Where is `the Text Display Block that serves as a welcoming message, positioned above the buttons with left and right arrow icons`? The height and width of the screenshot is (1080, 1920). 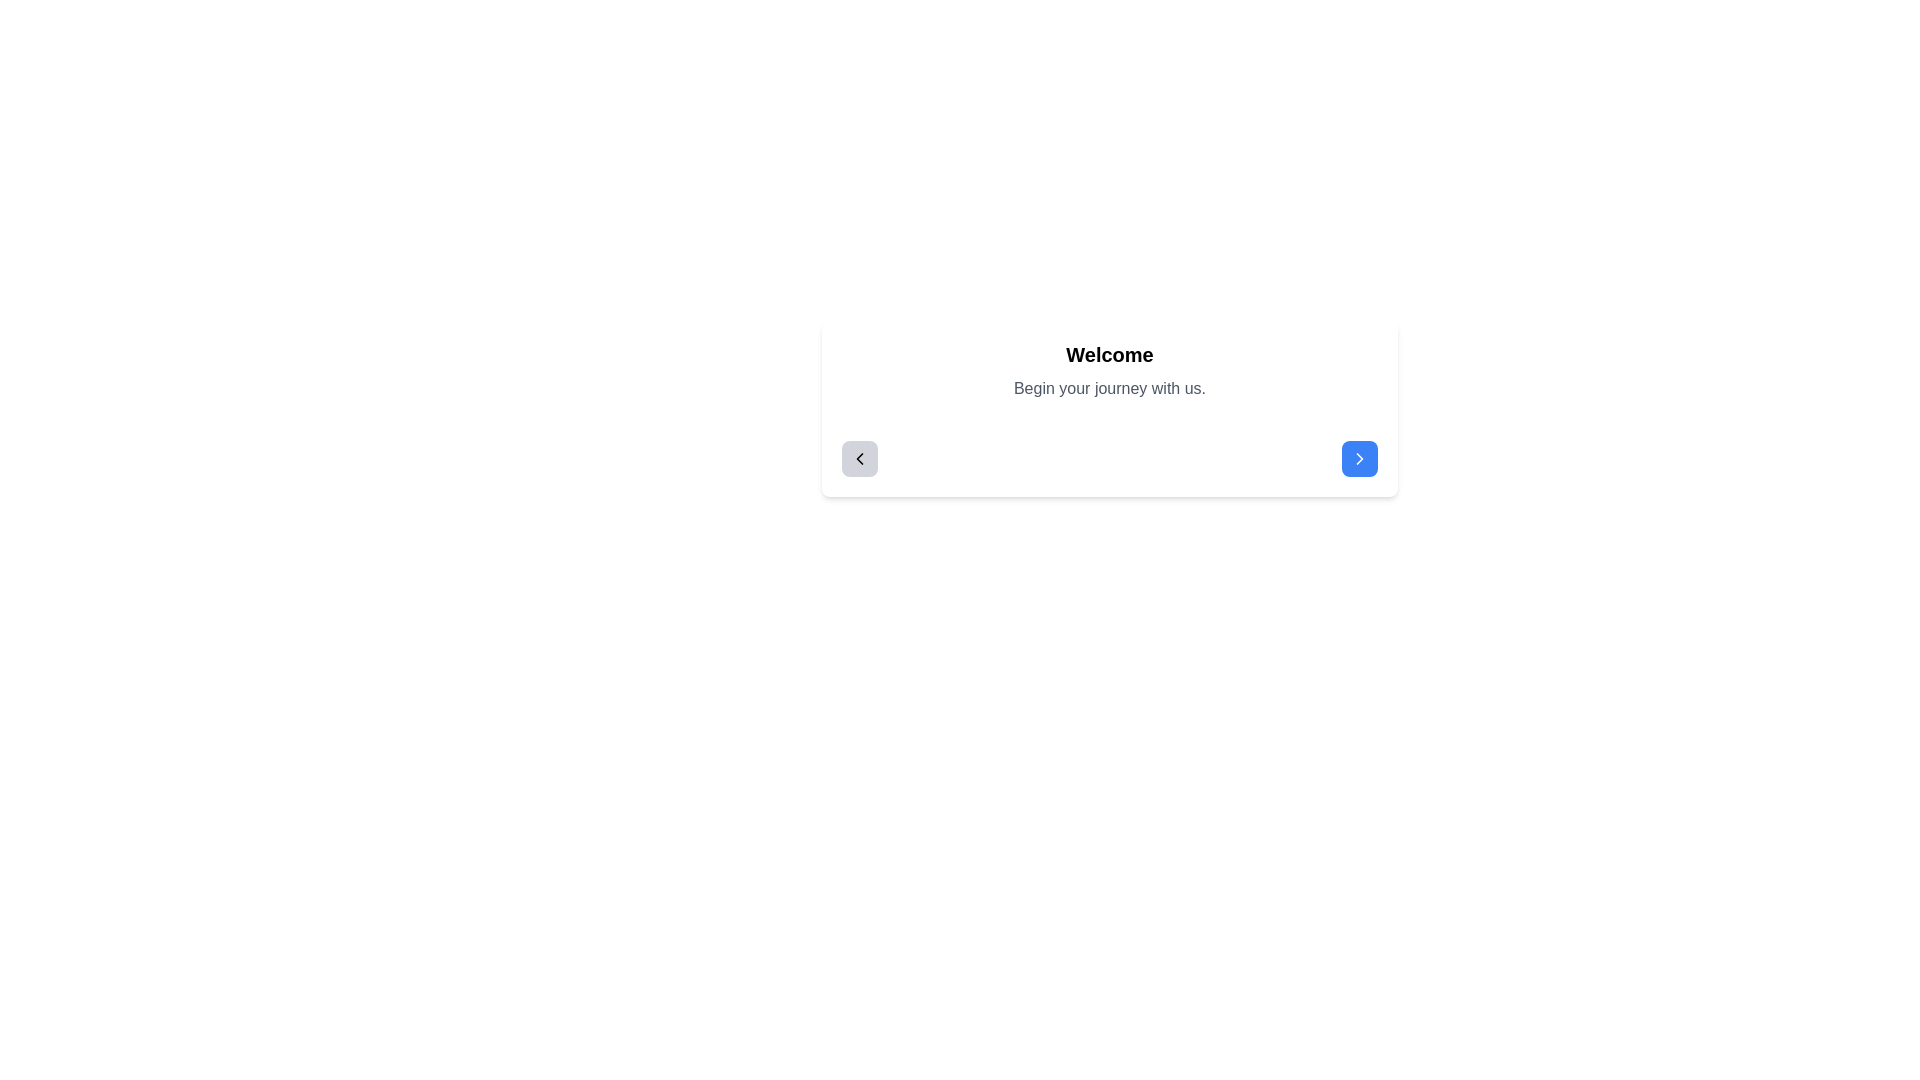 the Text Display Block that serves as a welcoming message, positioned above the buttons with left and right arrow icons is located at coordinates (1108, 370).